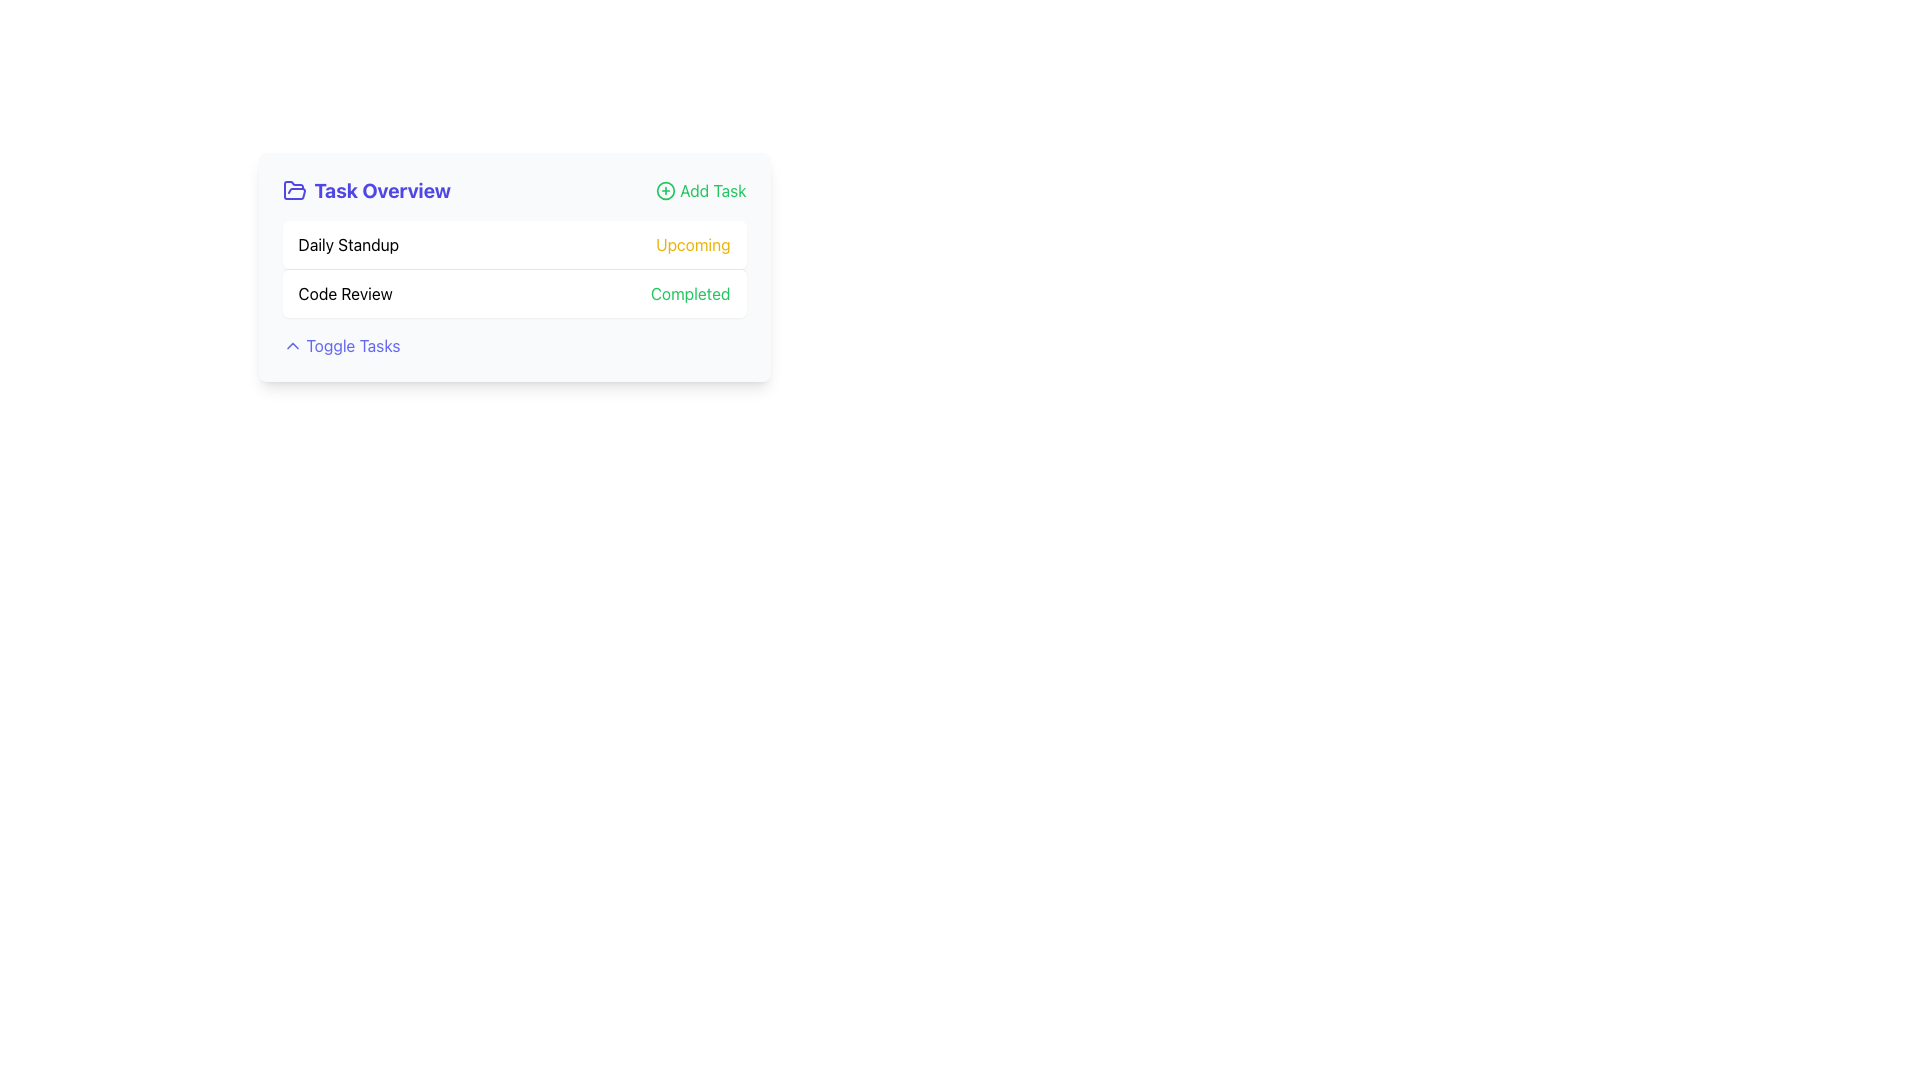  Describe the element at coordinates (693, 244) in the screenshot. I see `the Static Text Label displaying 'Upcoming' styled in yellow, located to the right of 'Daily Standup' in the 'Task Overview' section` at that location.